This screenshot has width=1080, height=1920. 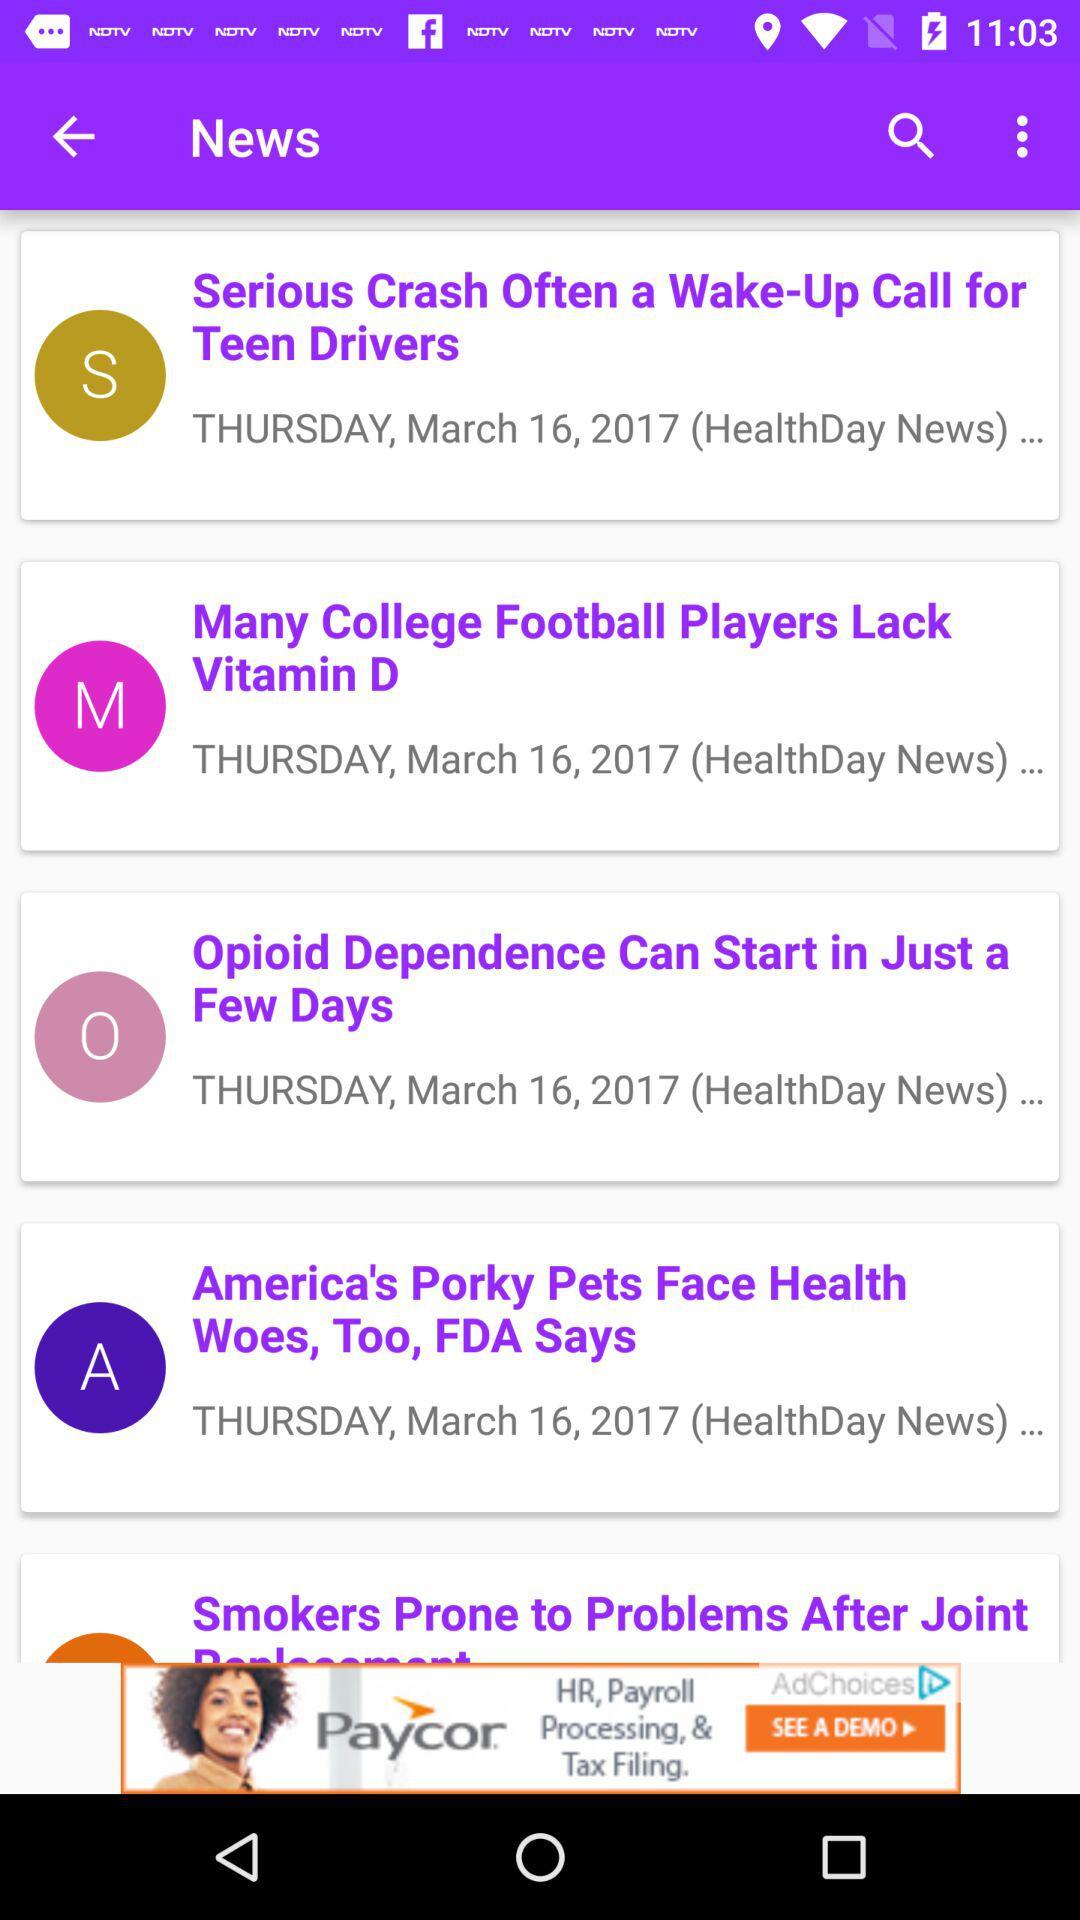 What do you see at coordinates (540, 375) in the screenshot?
I see `the first block under the menu bar` at bounding box center [540, 375].